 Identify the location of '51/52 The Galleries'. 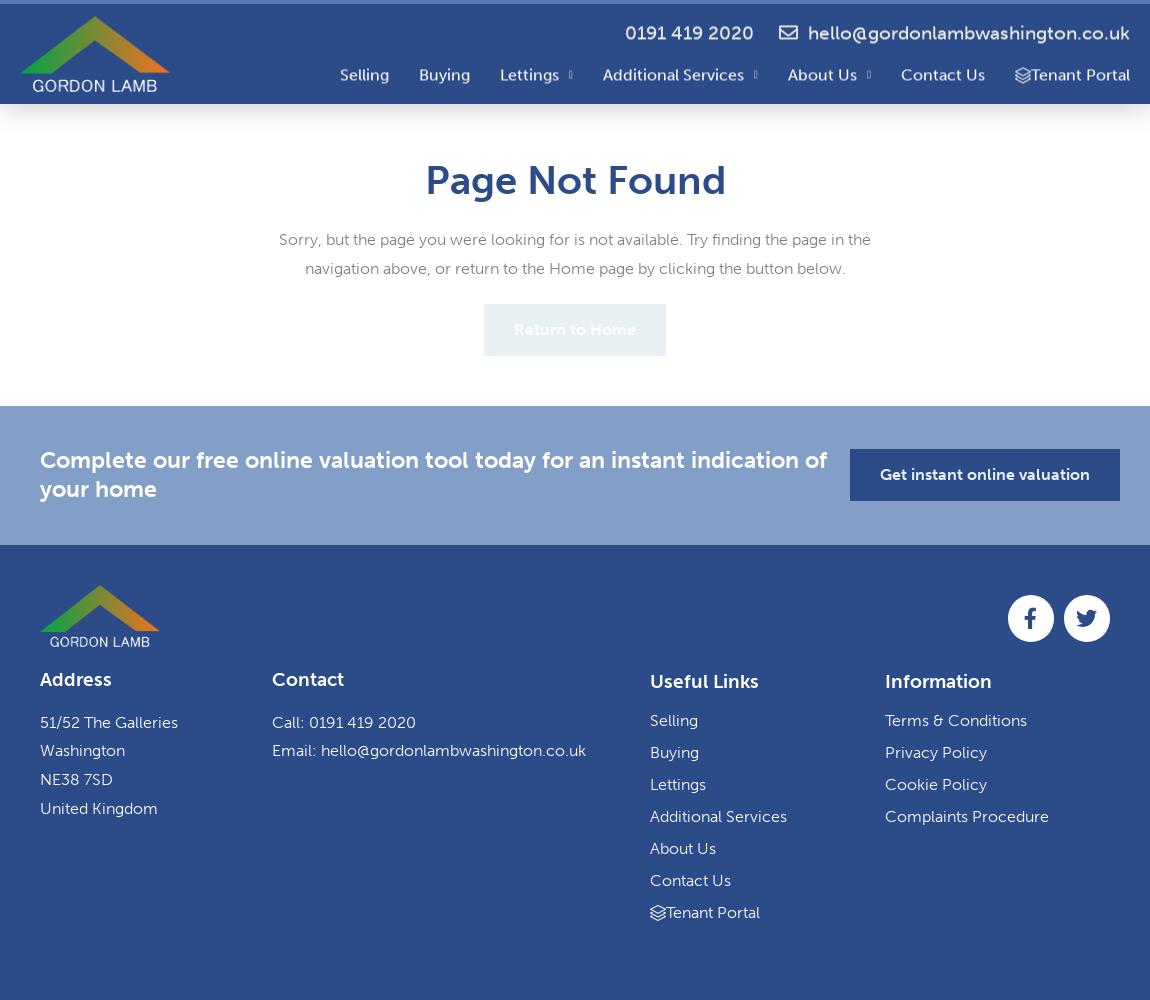
(108, 720).